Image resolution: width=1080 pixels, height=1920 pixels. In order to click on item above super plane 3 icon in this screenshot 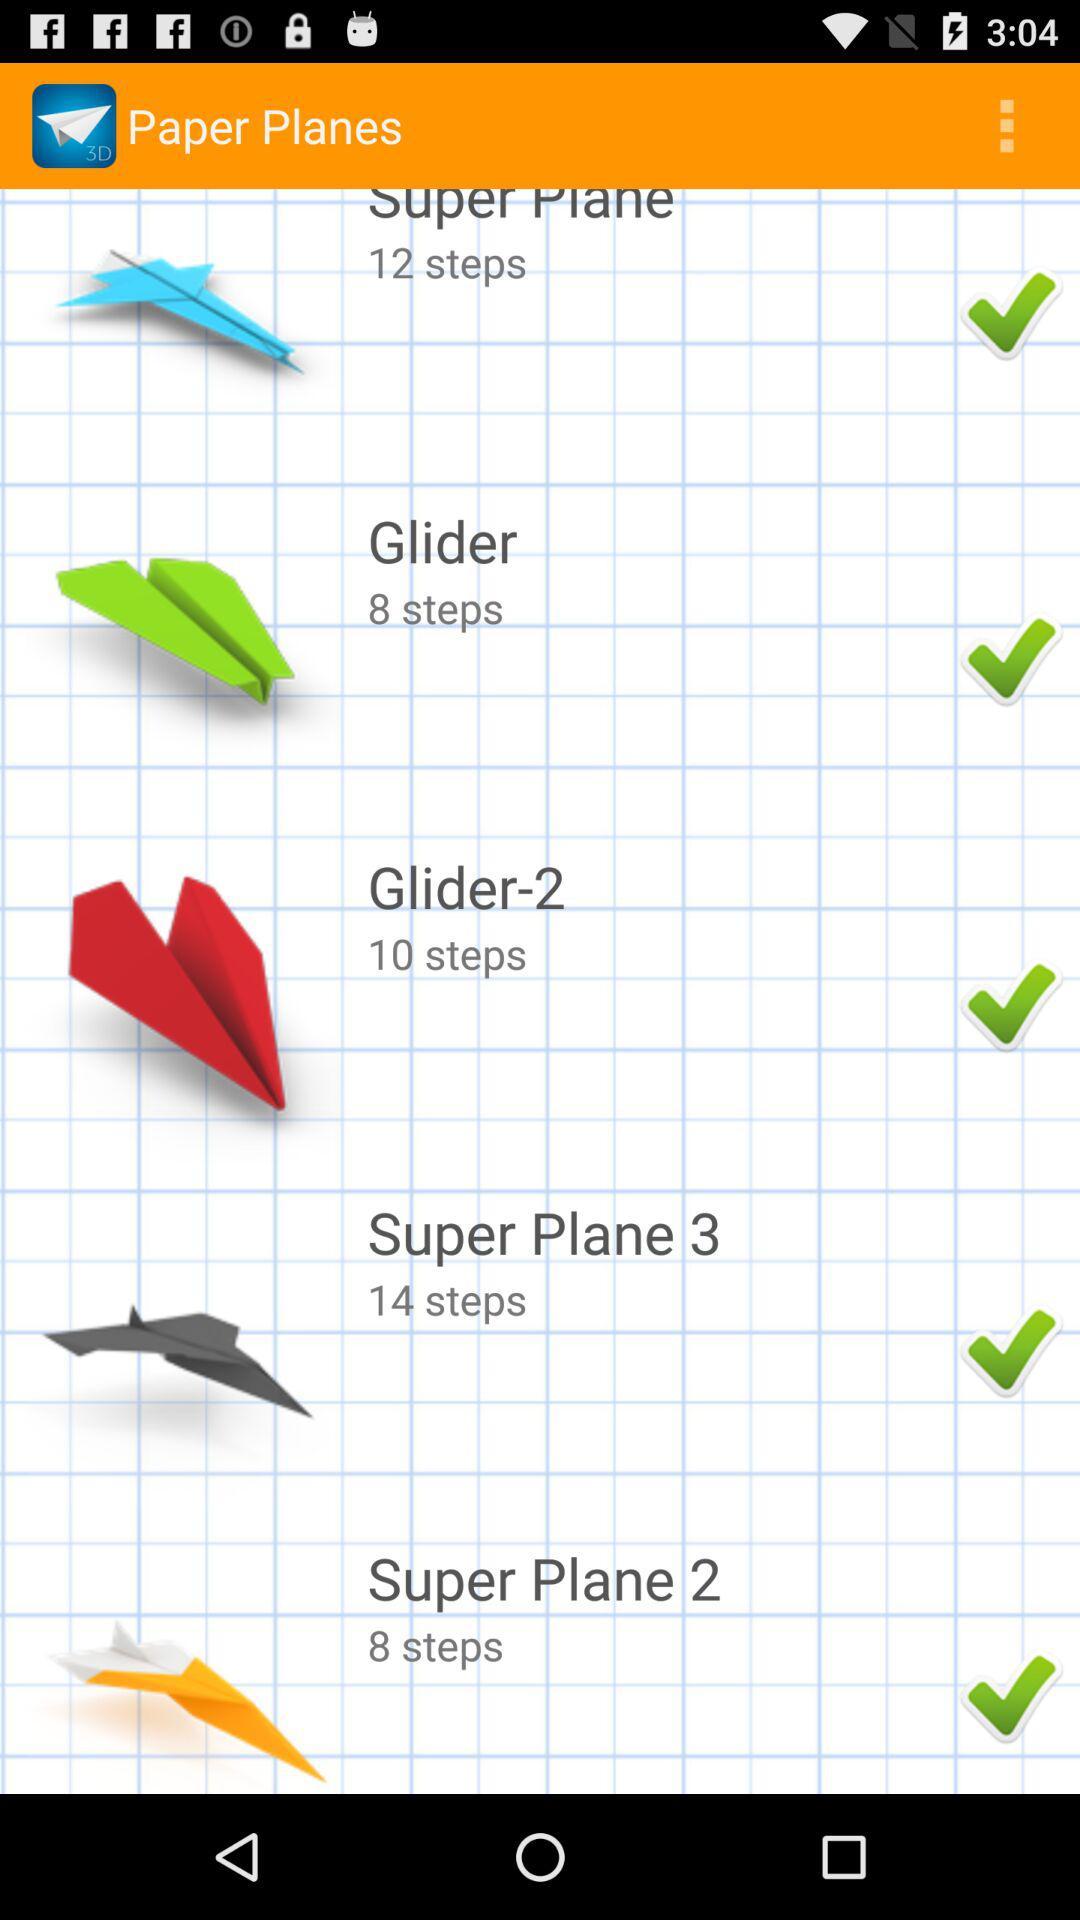, I will do `click(658, 952)`.